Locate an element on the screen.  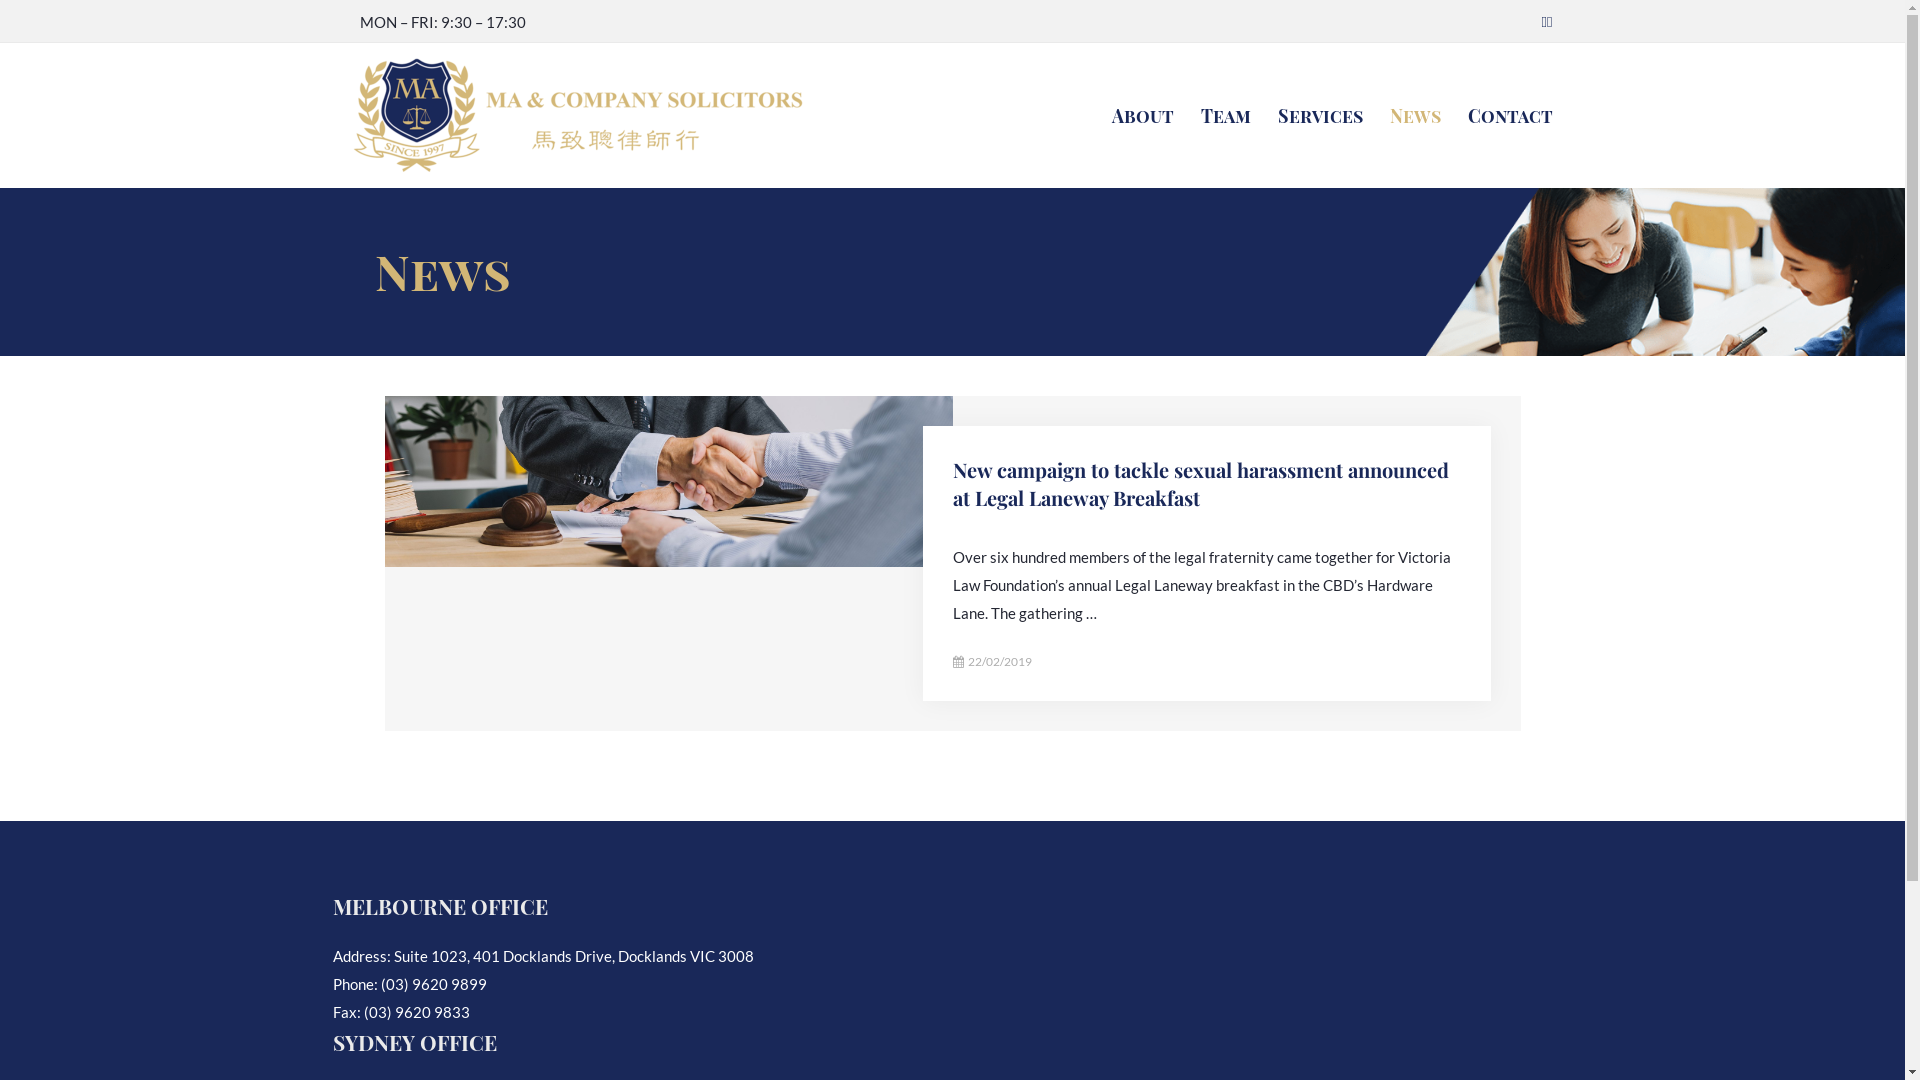
'News' is located at coordinates (1400, 115).